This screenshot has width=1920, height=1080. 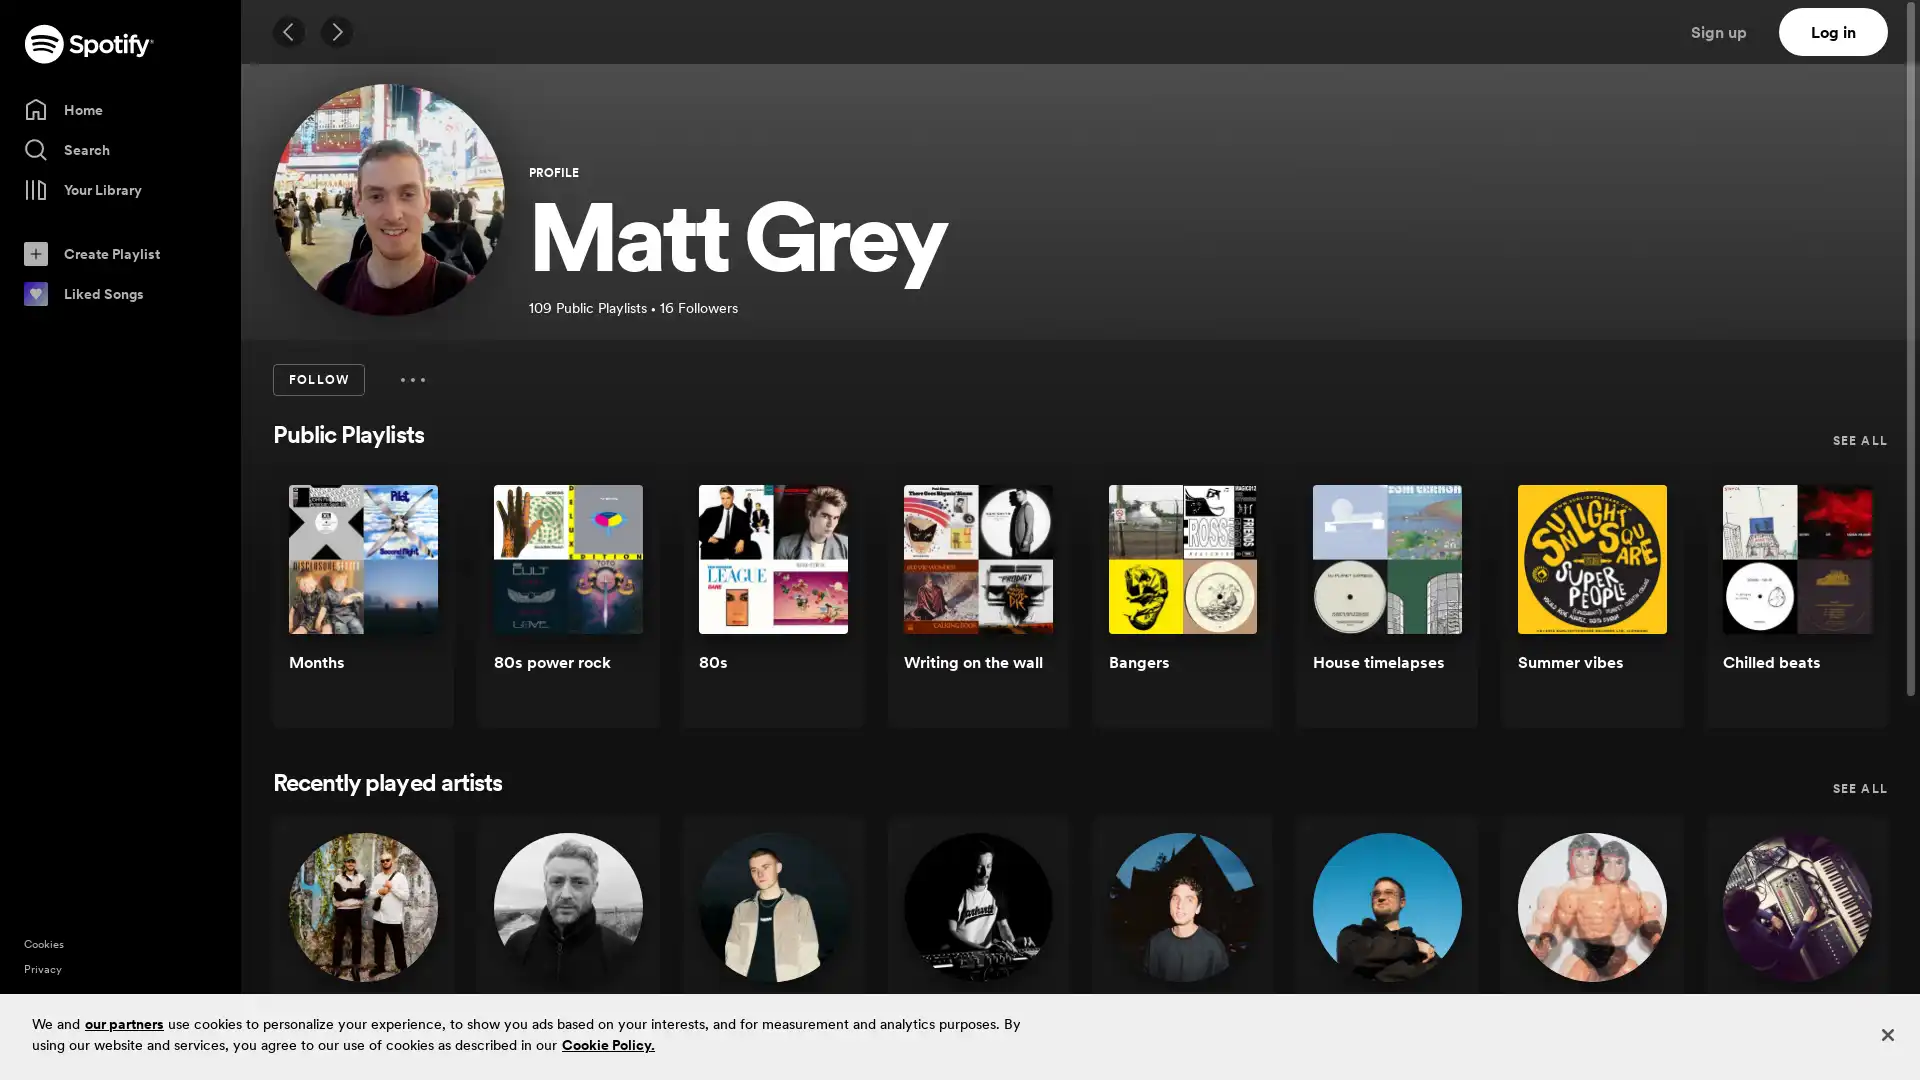 I want to click on Play Summer vibes, so click(x=1635, y=608).